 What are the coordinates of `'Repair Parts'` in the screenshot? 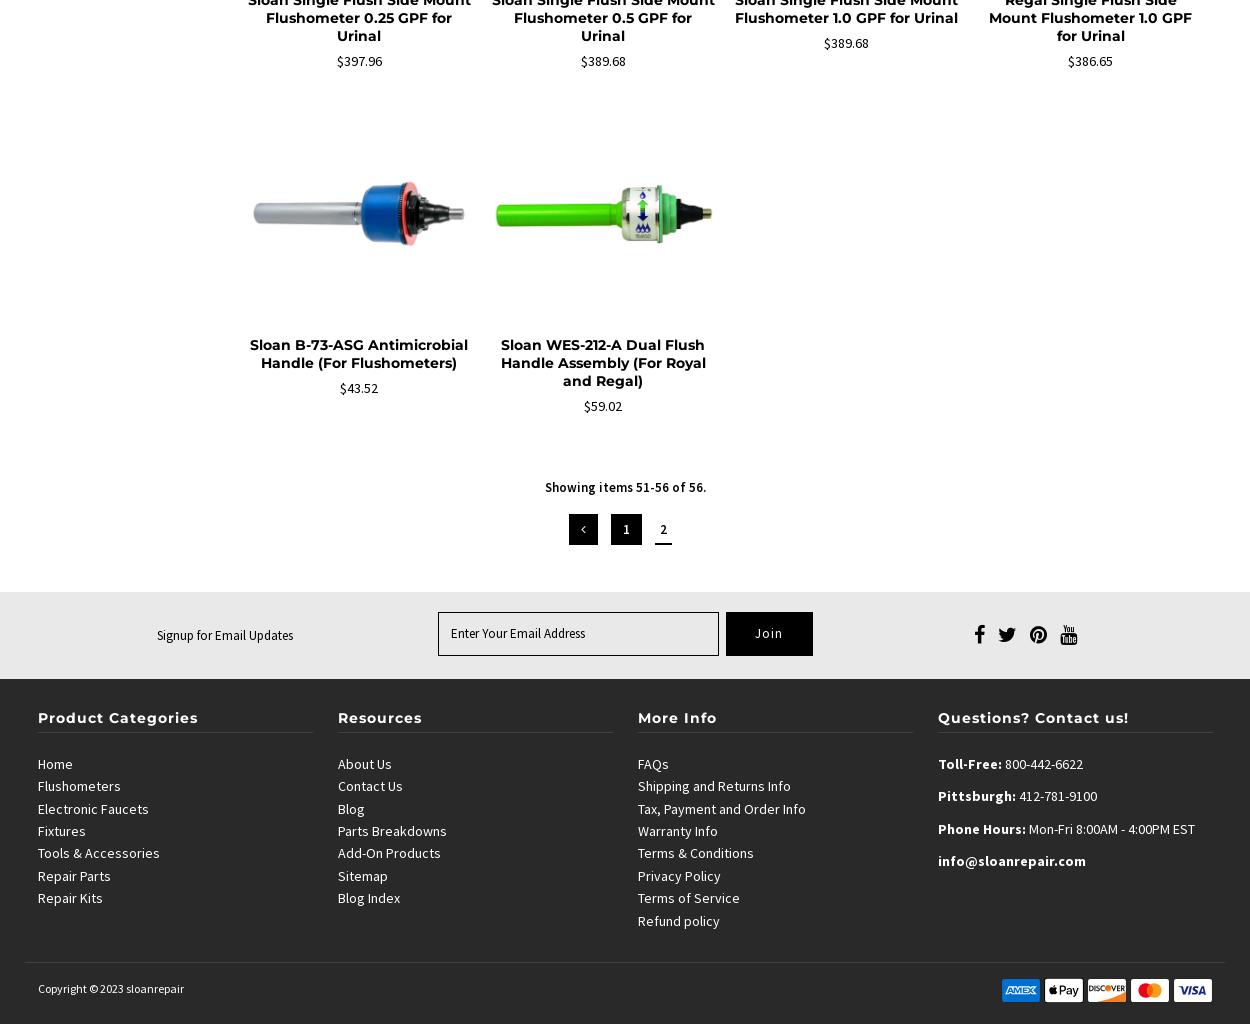 It's located at (72, 875).